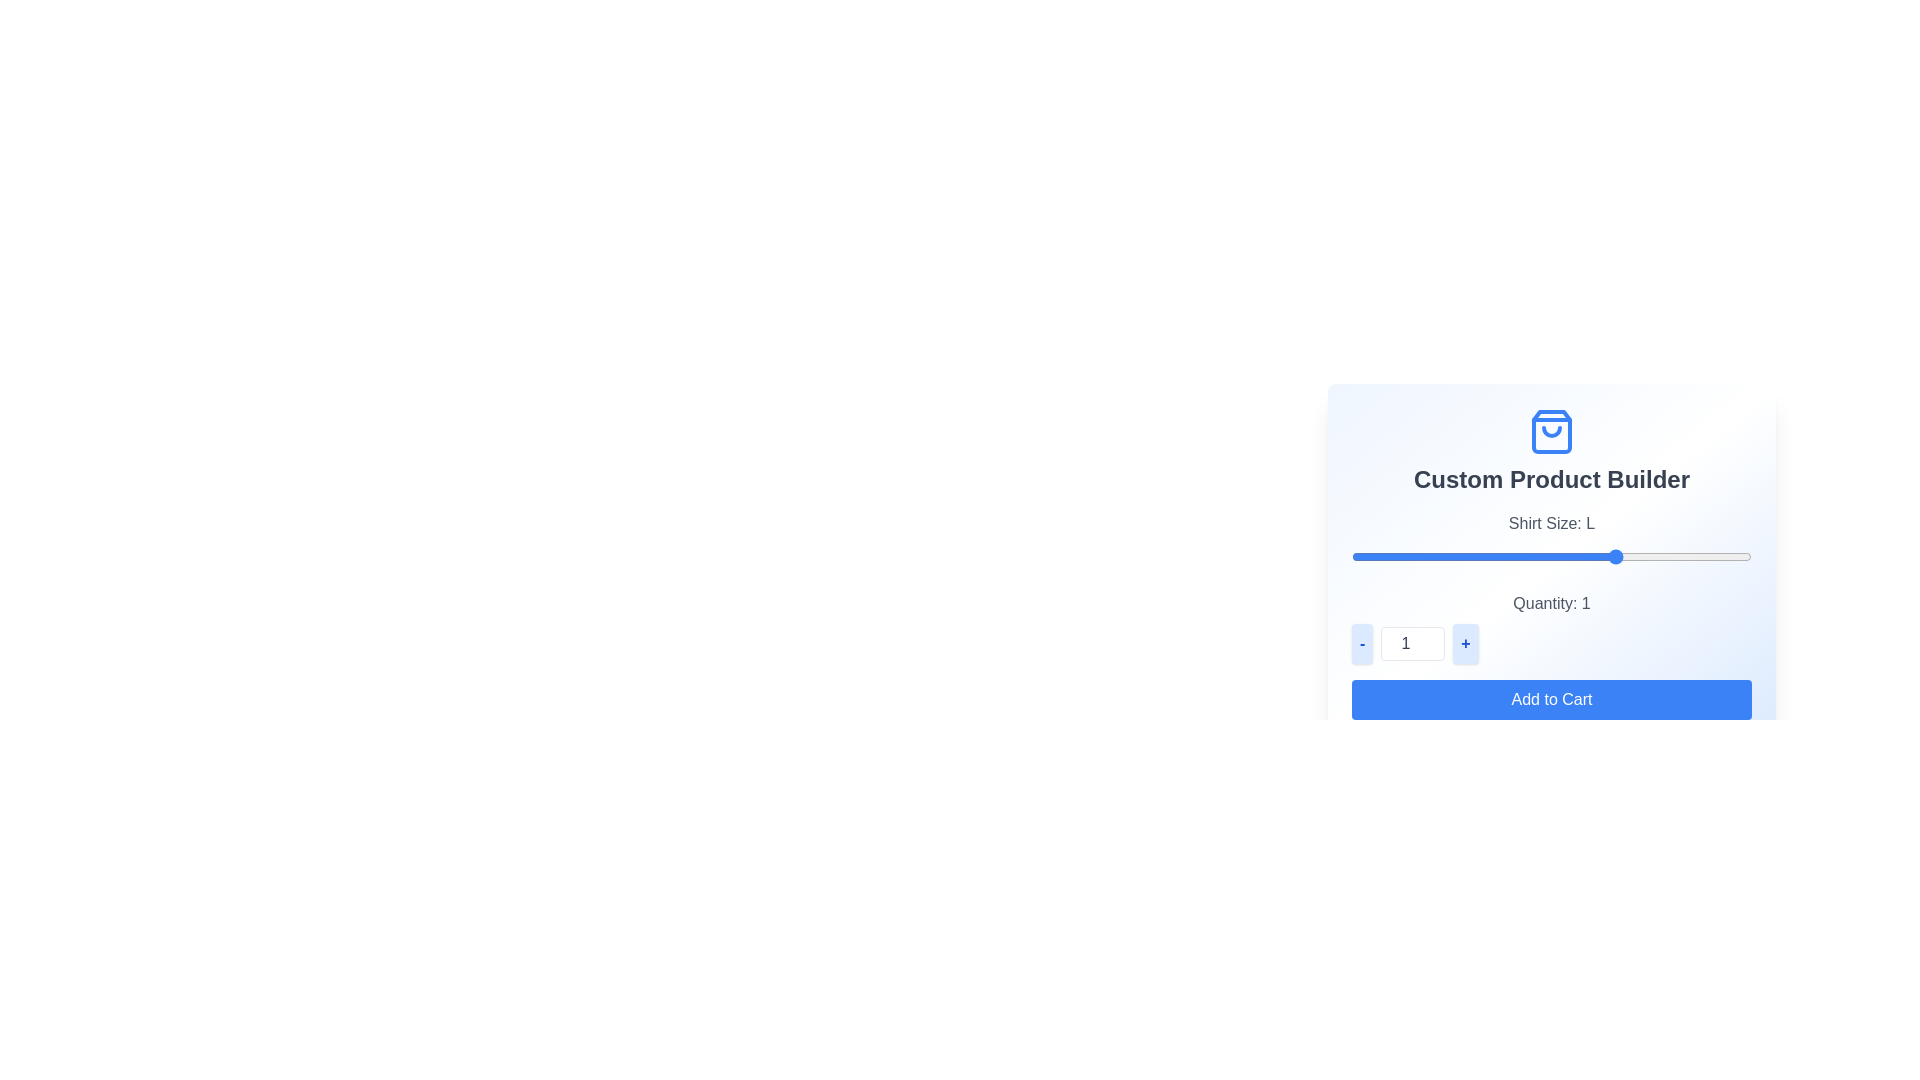  What do you see at coordinates (1352, 556) in the screenshot?
I see `the shirt size slider` at bounding box center [1352, 556].